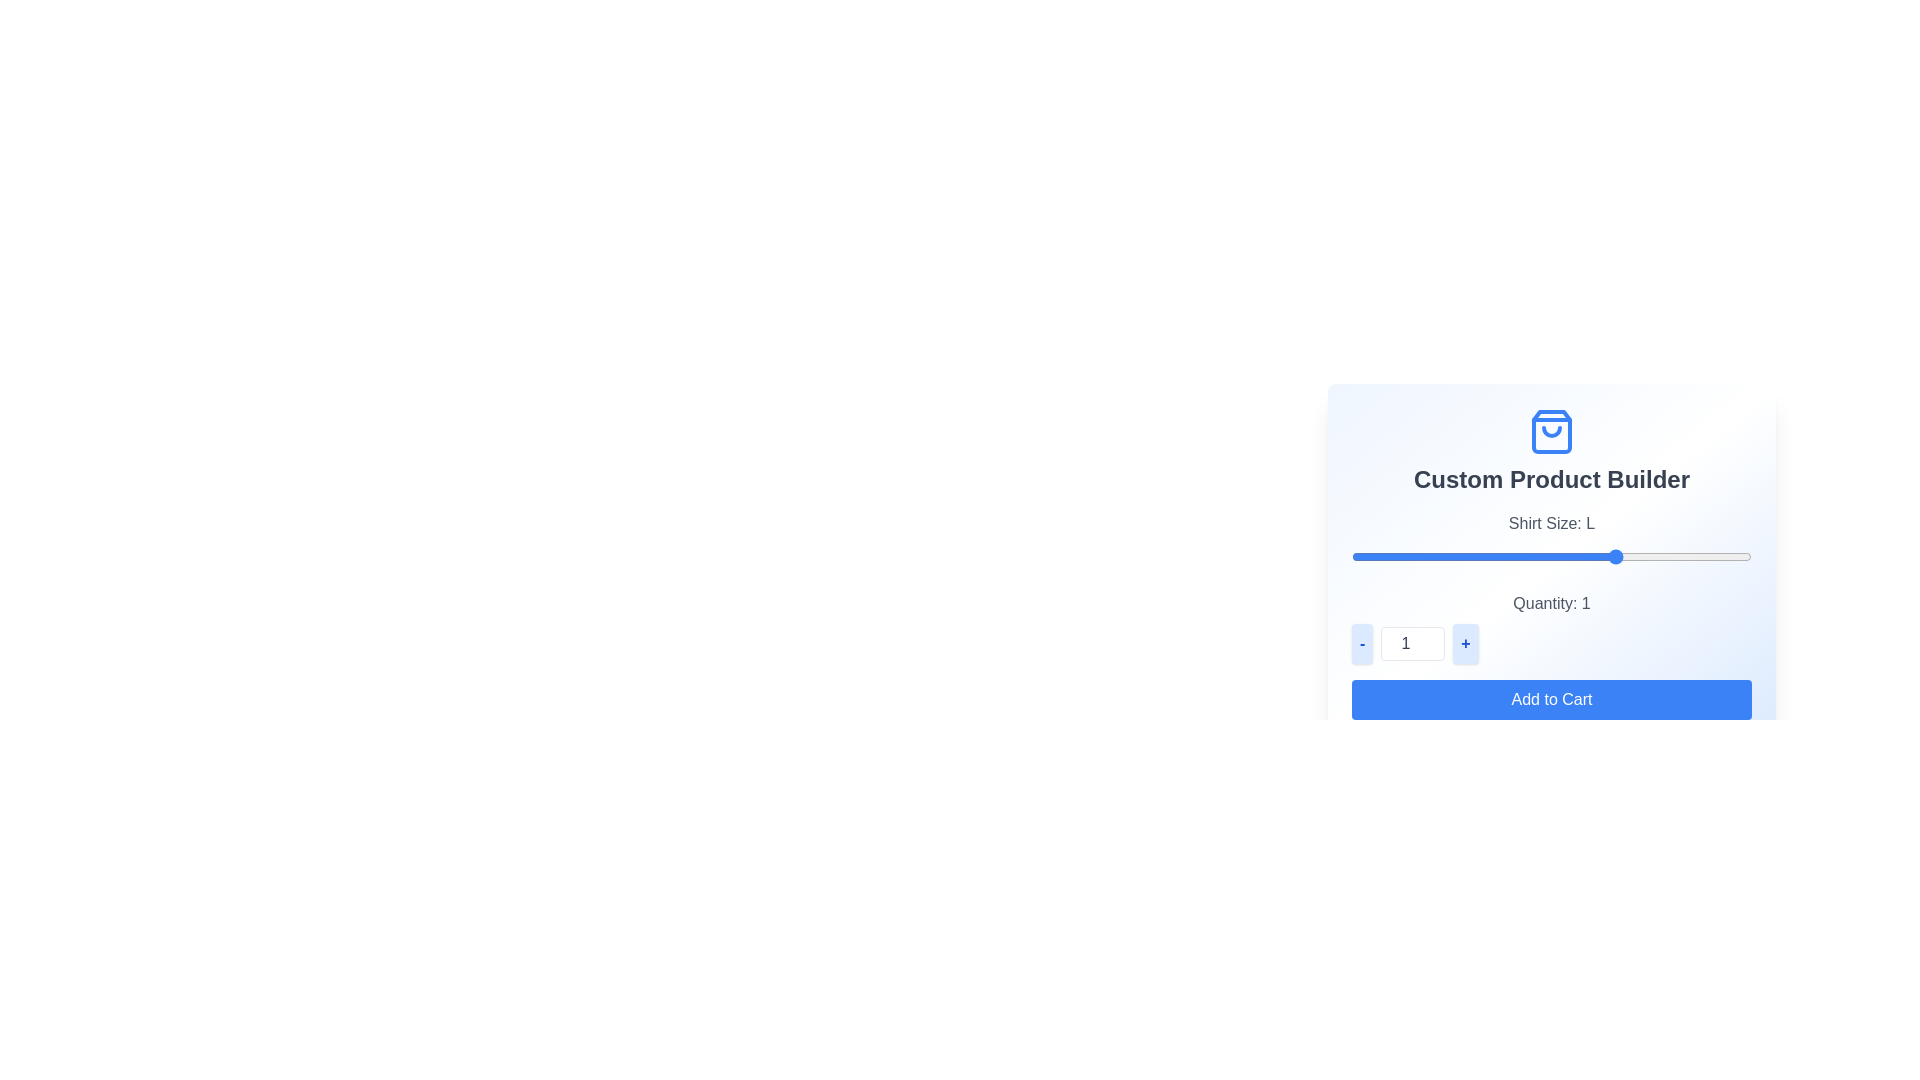  What do you see at coordinates (1352, 556) in the screenshot?
I see `the shirt size slider` at bounding box center [1352, 556].